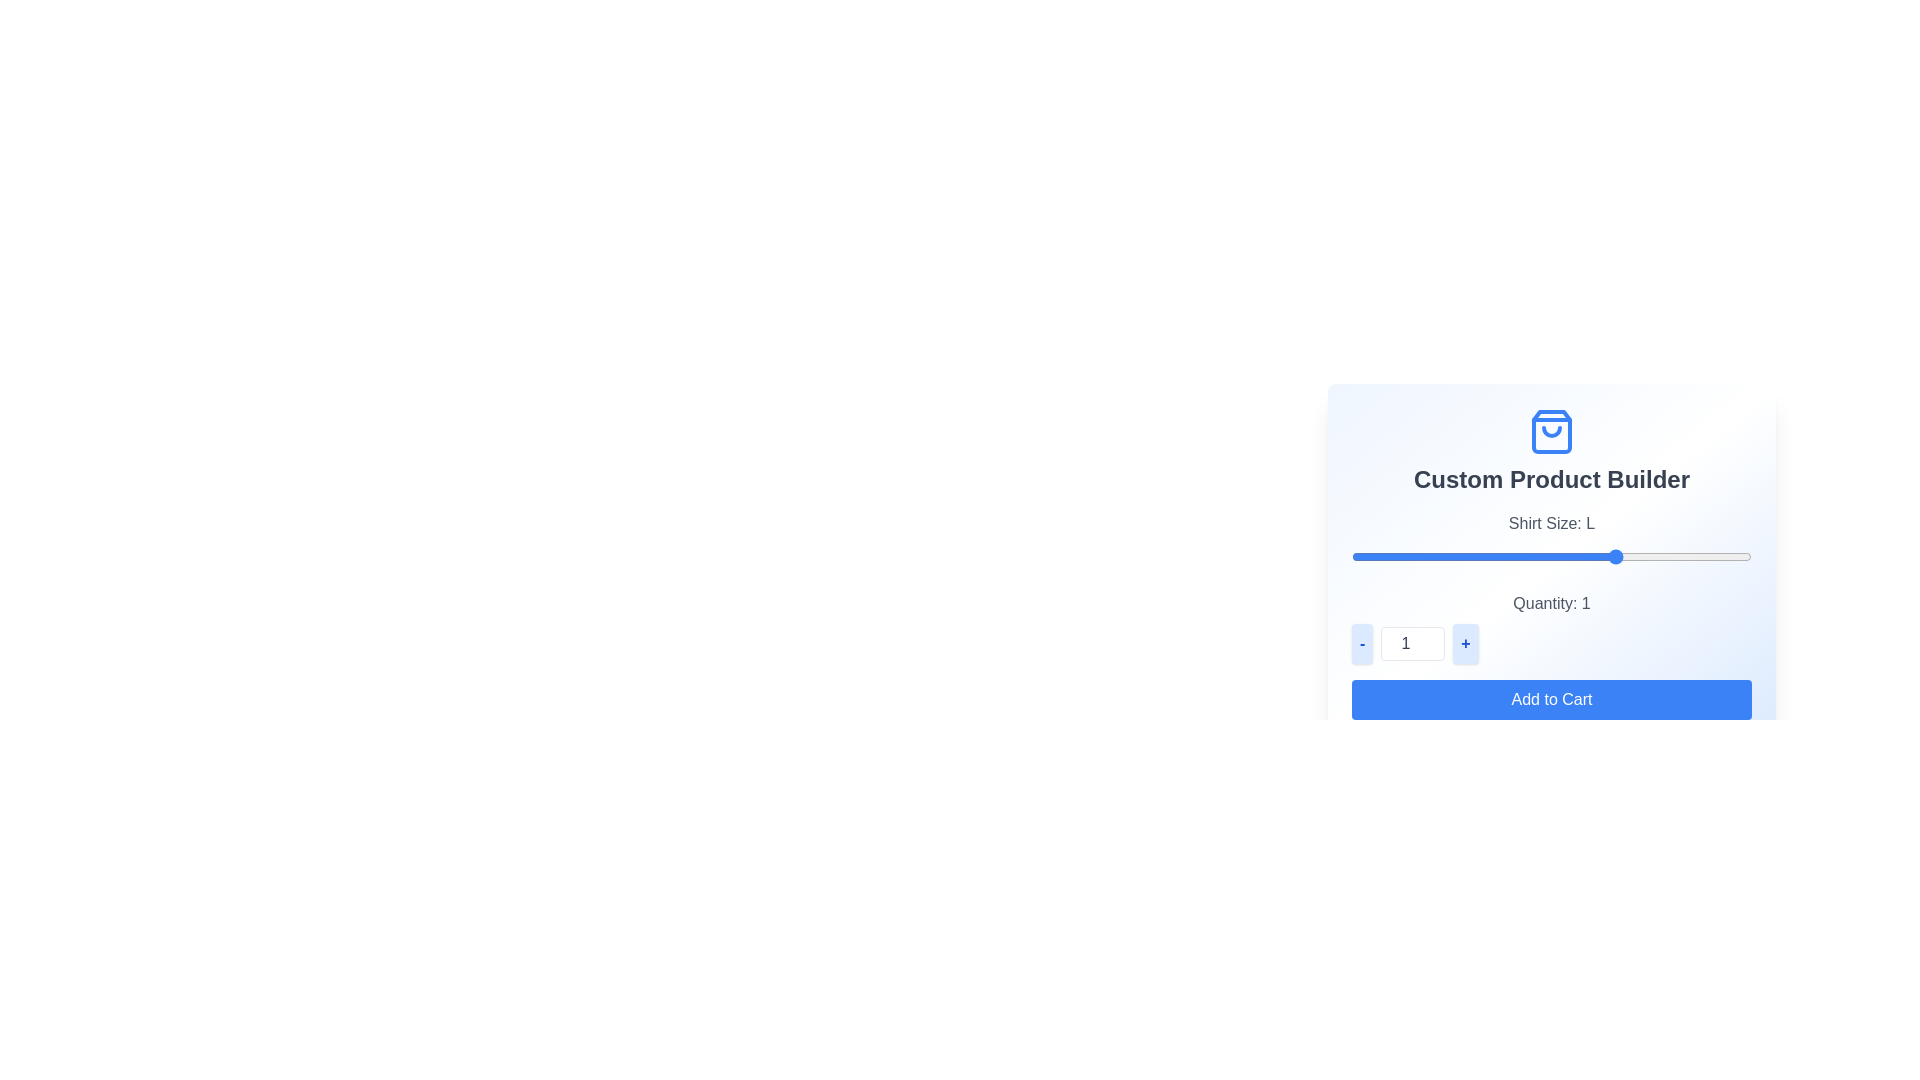  What do you see at coordinates (1352, 556) in the screenshot?
I see `the shirt size slider` at bounding box center [1352, 556].